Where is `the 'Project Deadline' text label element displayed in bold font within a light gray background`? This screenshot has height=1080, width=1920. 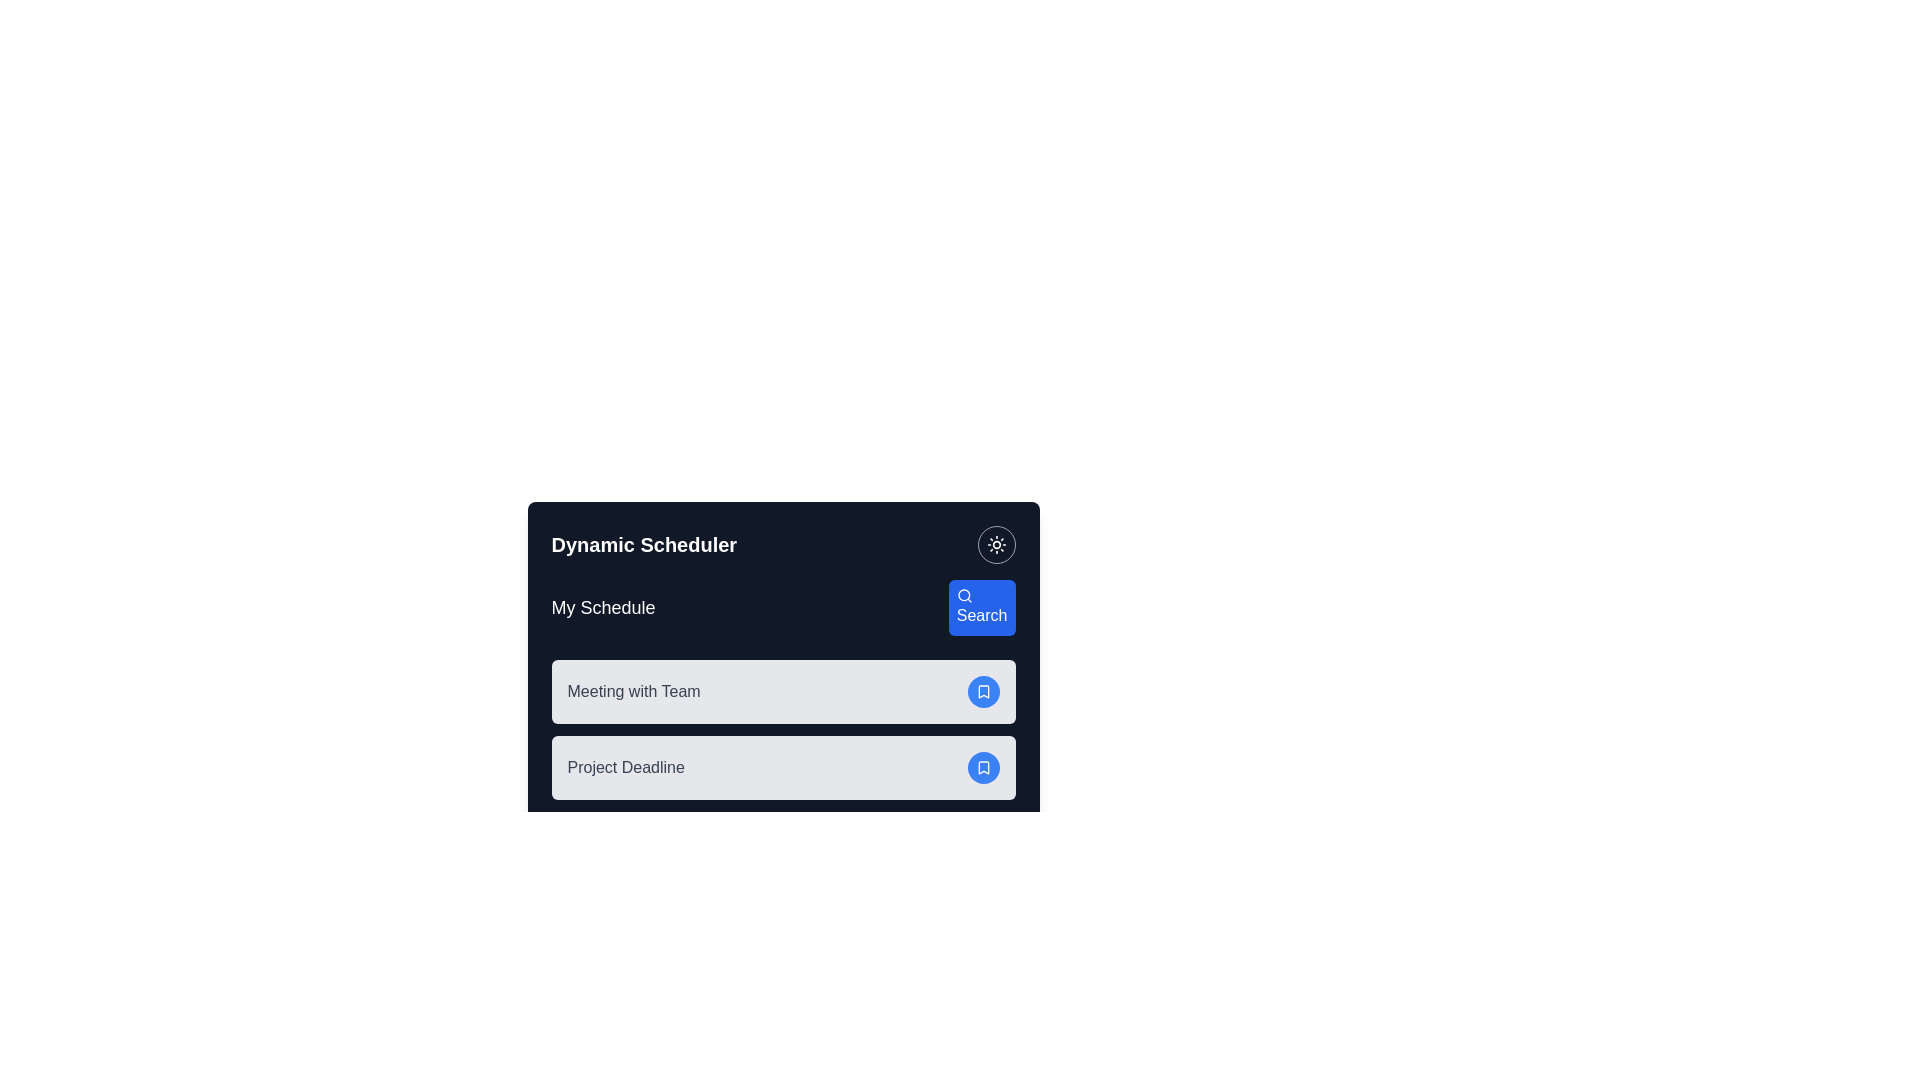
the 'Project Deadline' text label element displayed in bold font within a light gray background is located at coordinates (625, 766).